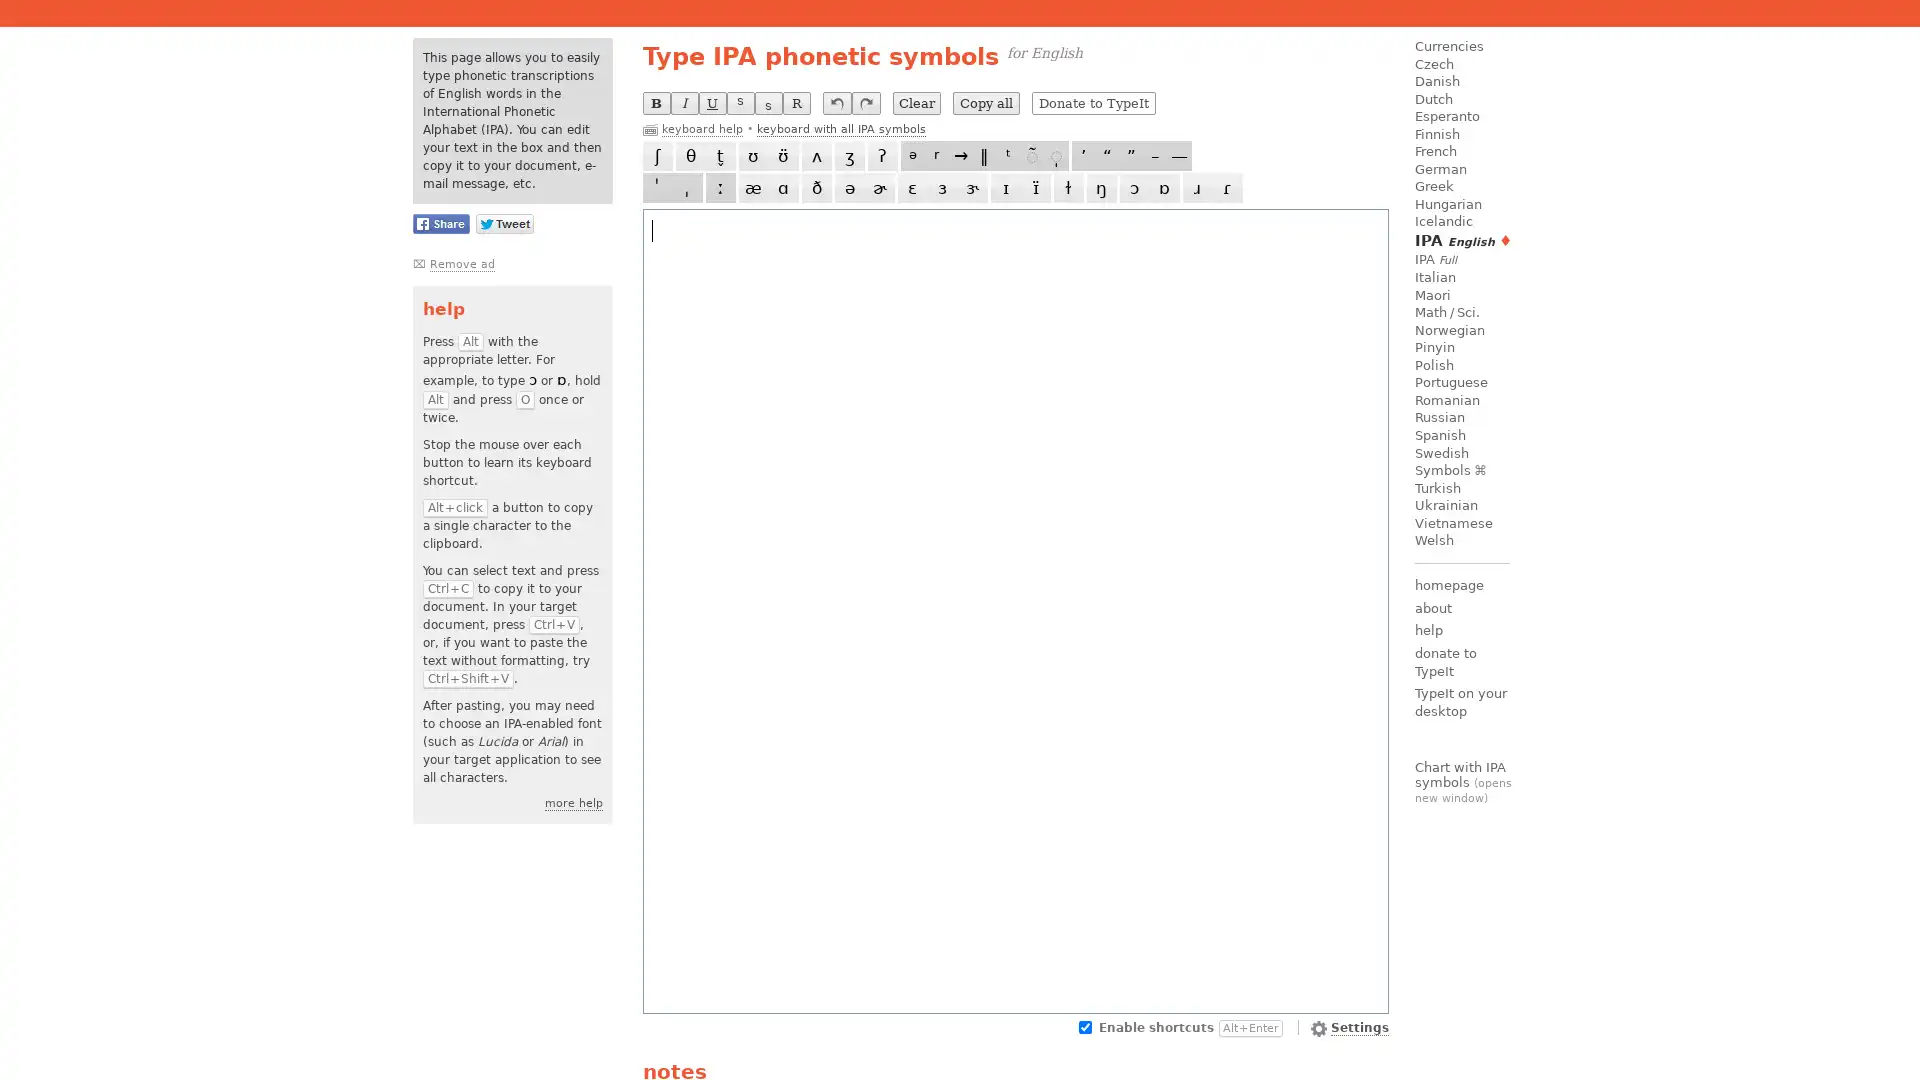 Image resolution: width=1920 pixels, height=1080 pixels. I want to click on r, so click(935, 153).